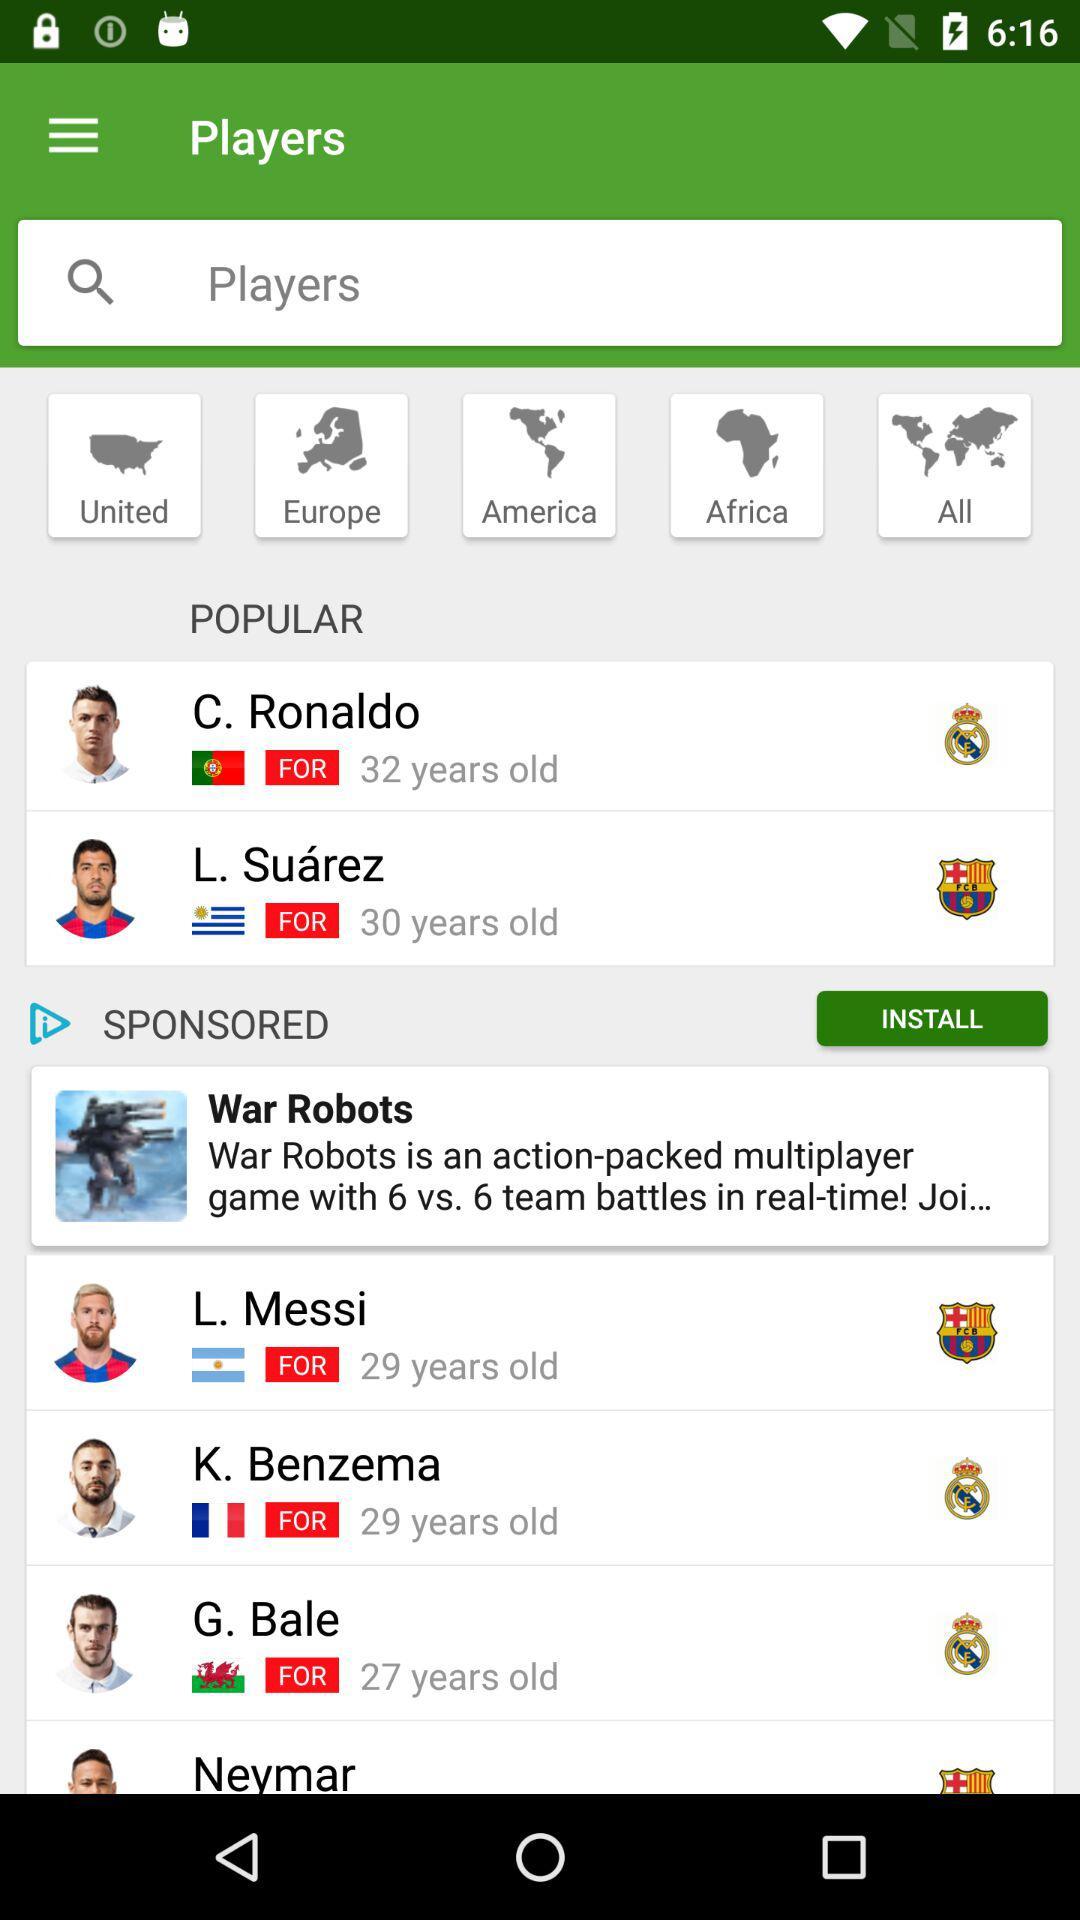  Describe the element at coordinates (91, 281) in the screenshot. I see `search for a player` at that location.